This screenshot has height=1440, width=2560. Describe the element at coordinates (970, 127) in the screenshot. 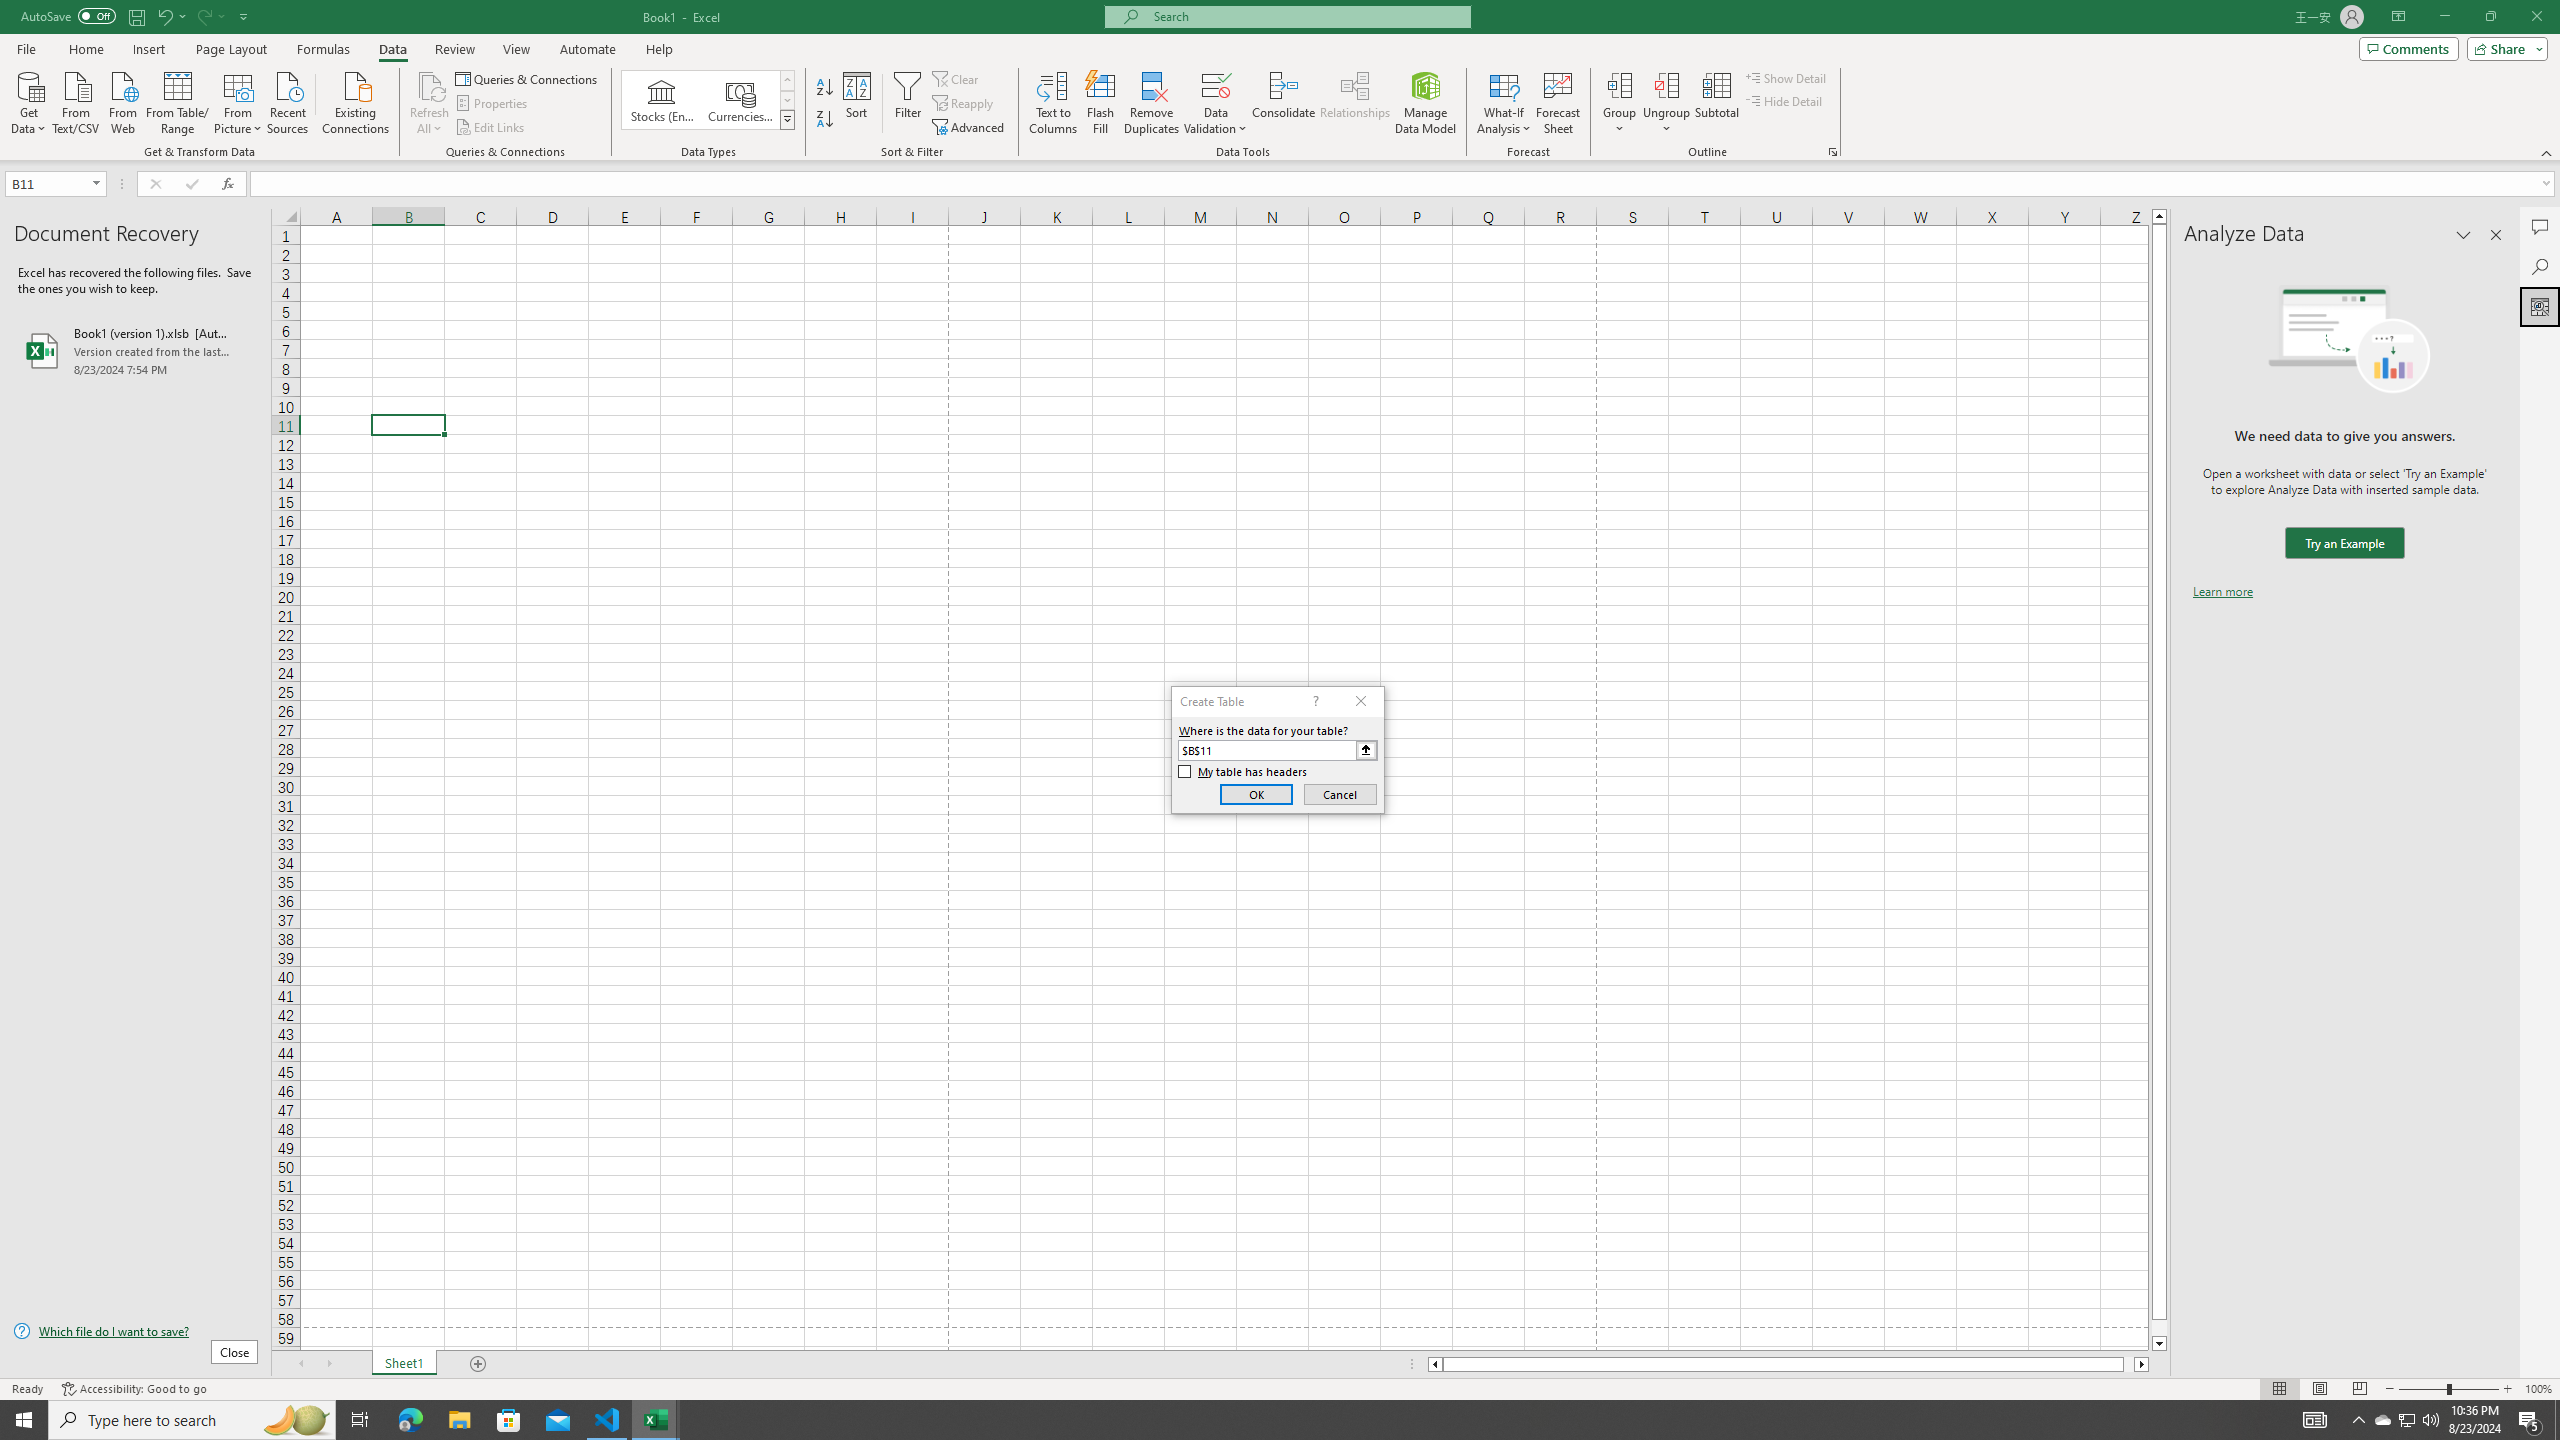

I see `'Advanced...'` at that location.